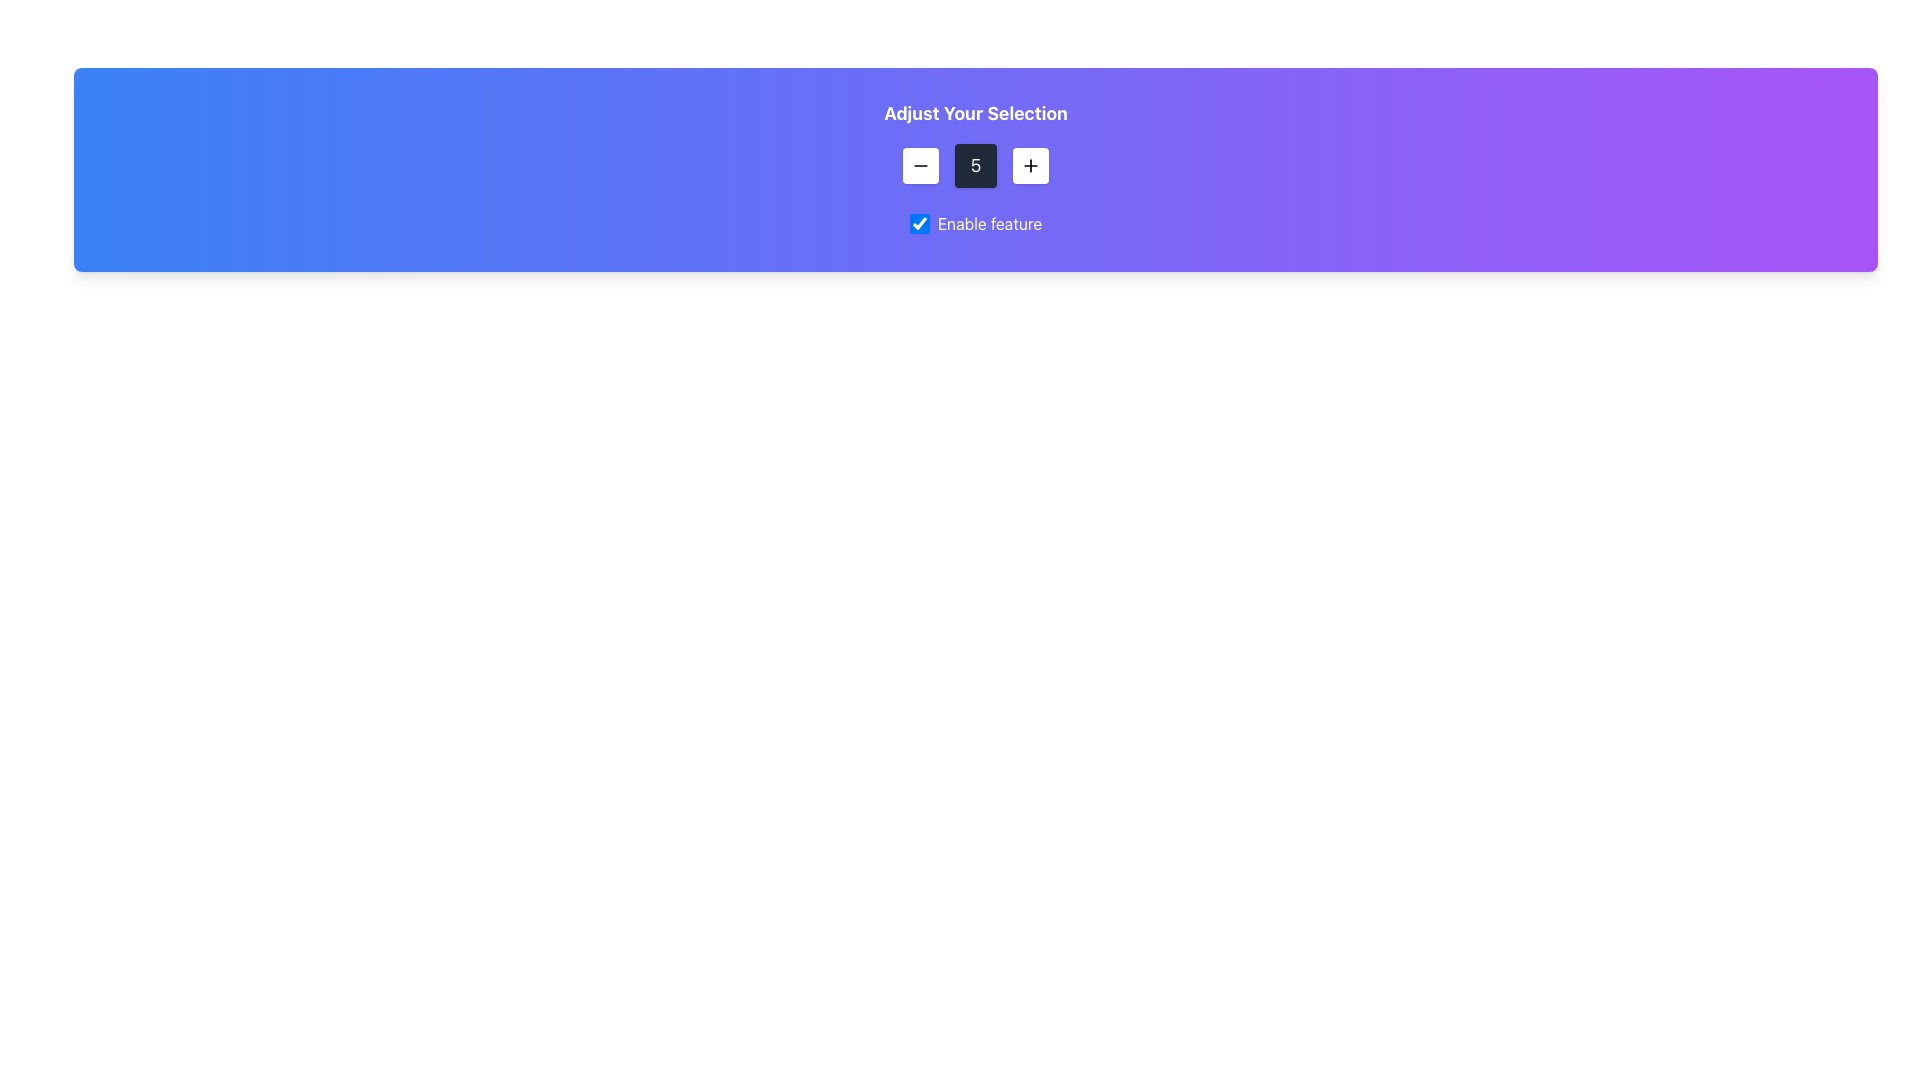 The image size is (1920, 1080). What do you see at coordinates (975, 223) in the screenshot?
I see `the text label of the checkbox that allows users to enable or disable a feature, positioned slightly below the numeric selection controls` at bounding box center [975, 223].